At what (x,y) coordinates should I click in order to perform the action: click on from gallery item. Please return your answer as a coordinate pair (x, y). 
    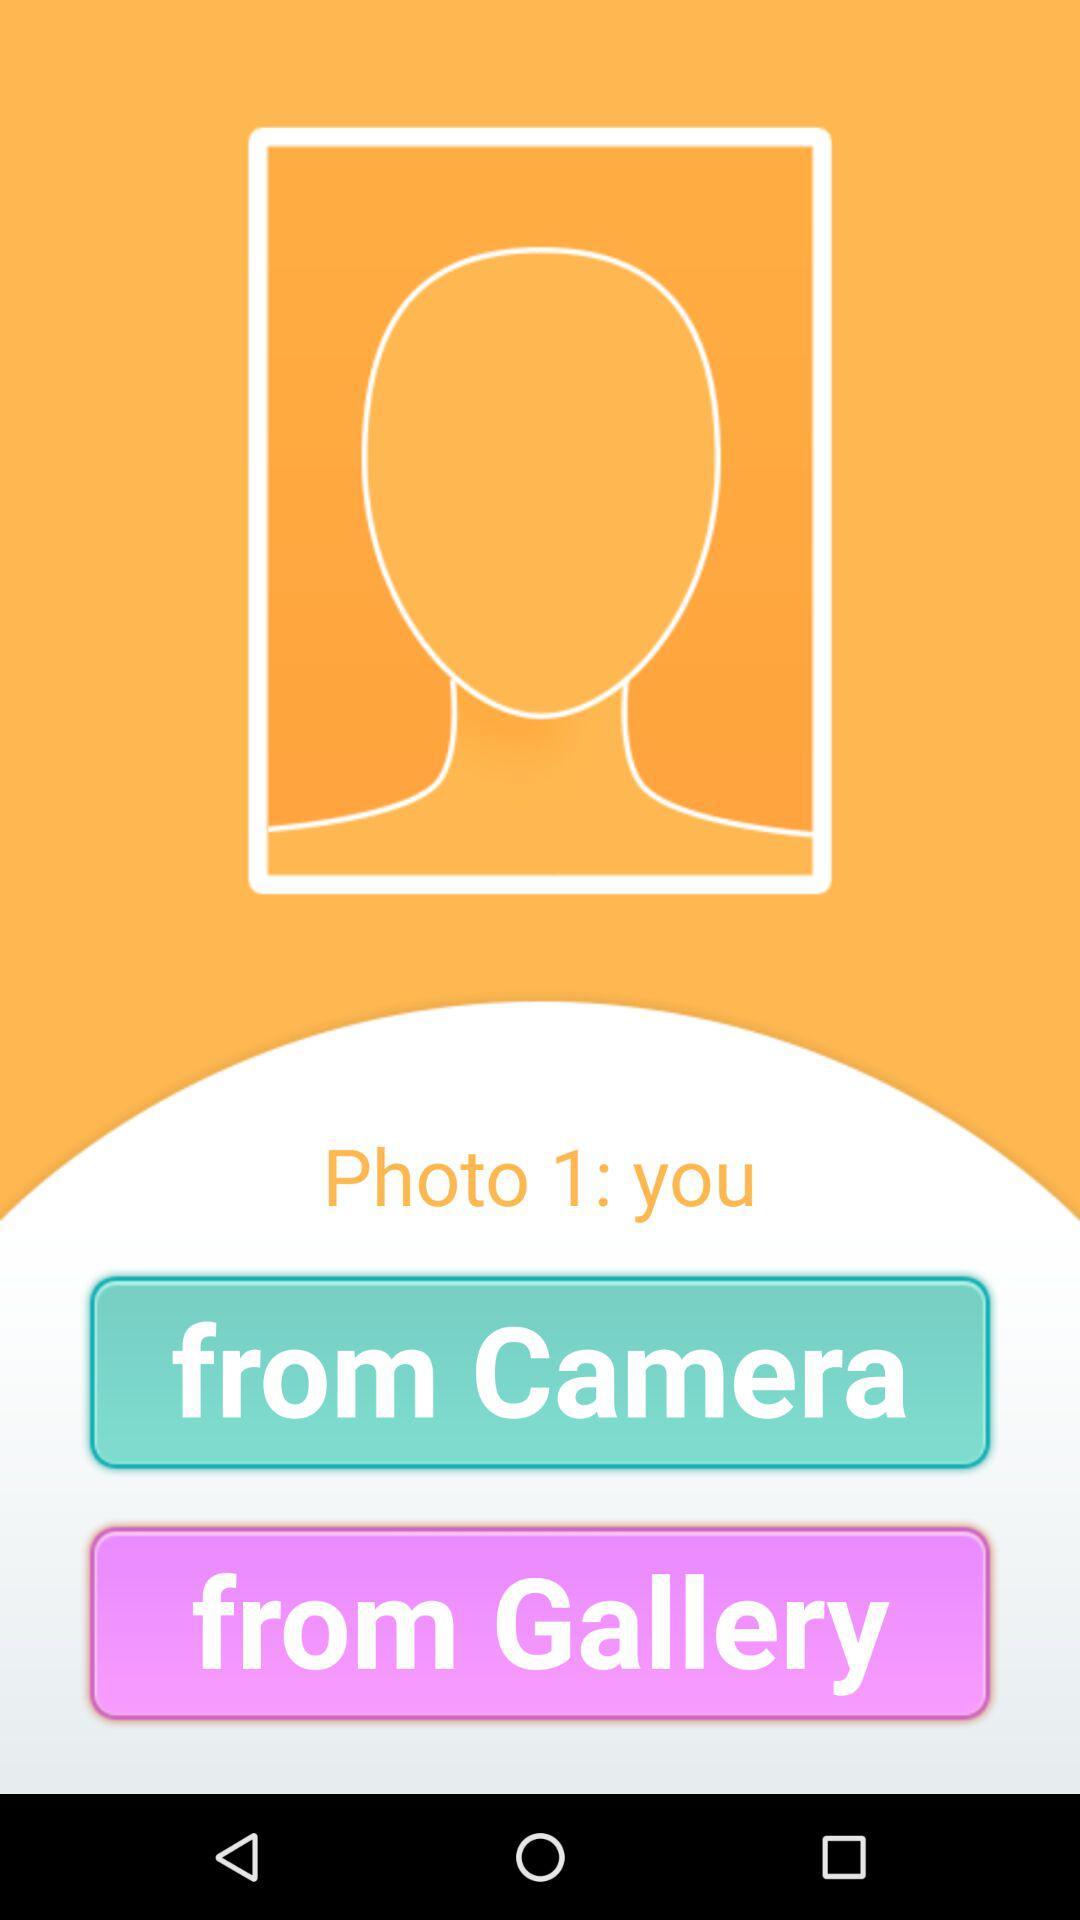
    Looking at the image, I should click on (540, 1623).